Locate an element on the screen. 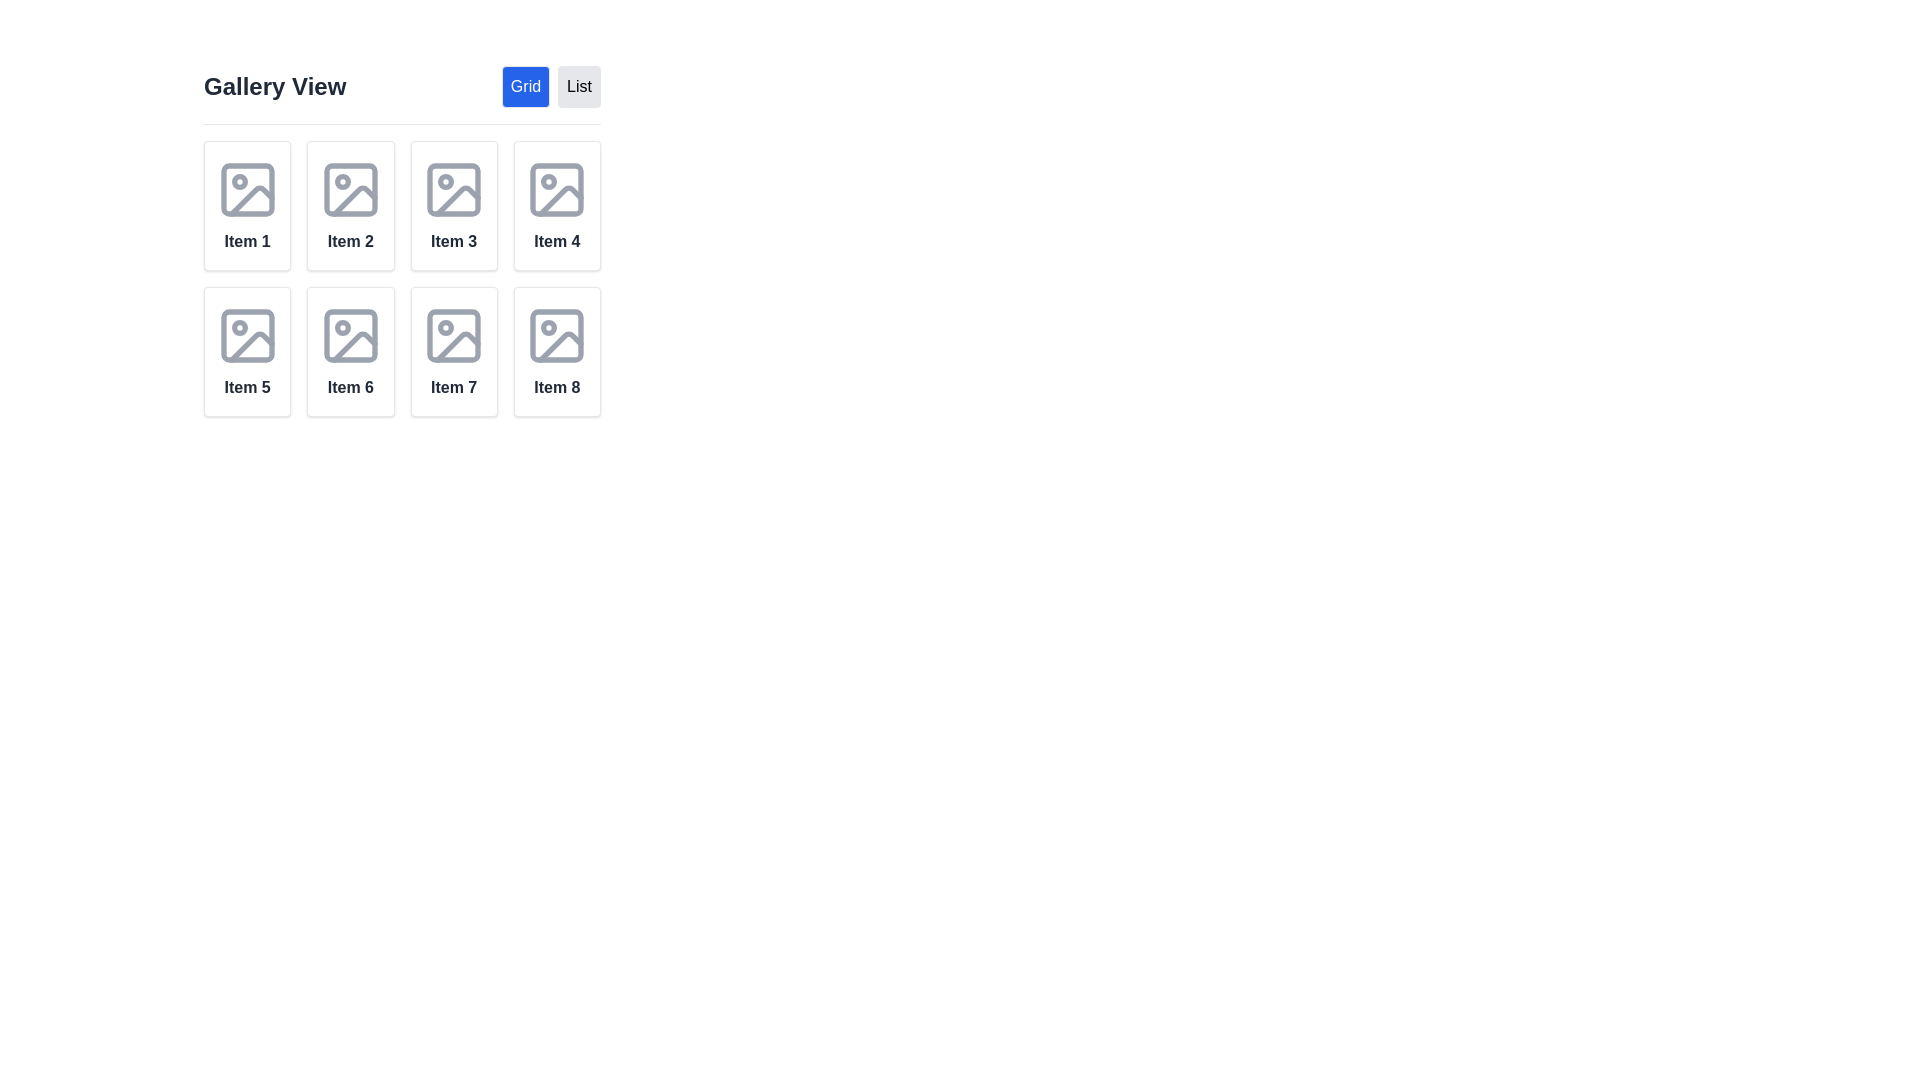  the gallery item box labeled 'Item 5', which is the fifth element in the grid layout under the 'Gallery View' title is located at coordinates (246, 350).